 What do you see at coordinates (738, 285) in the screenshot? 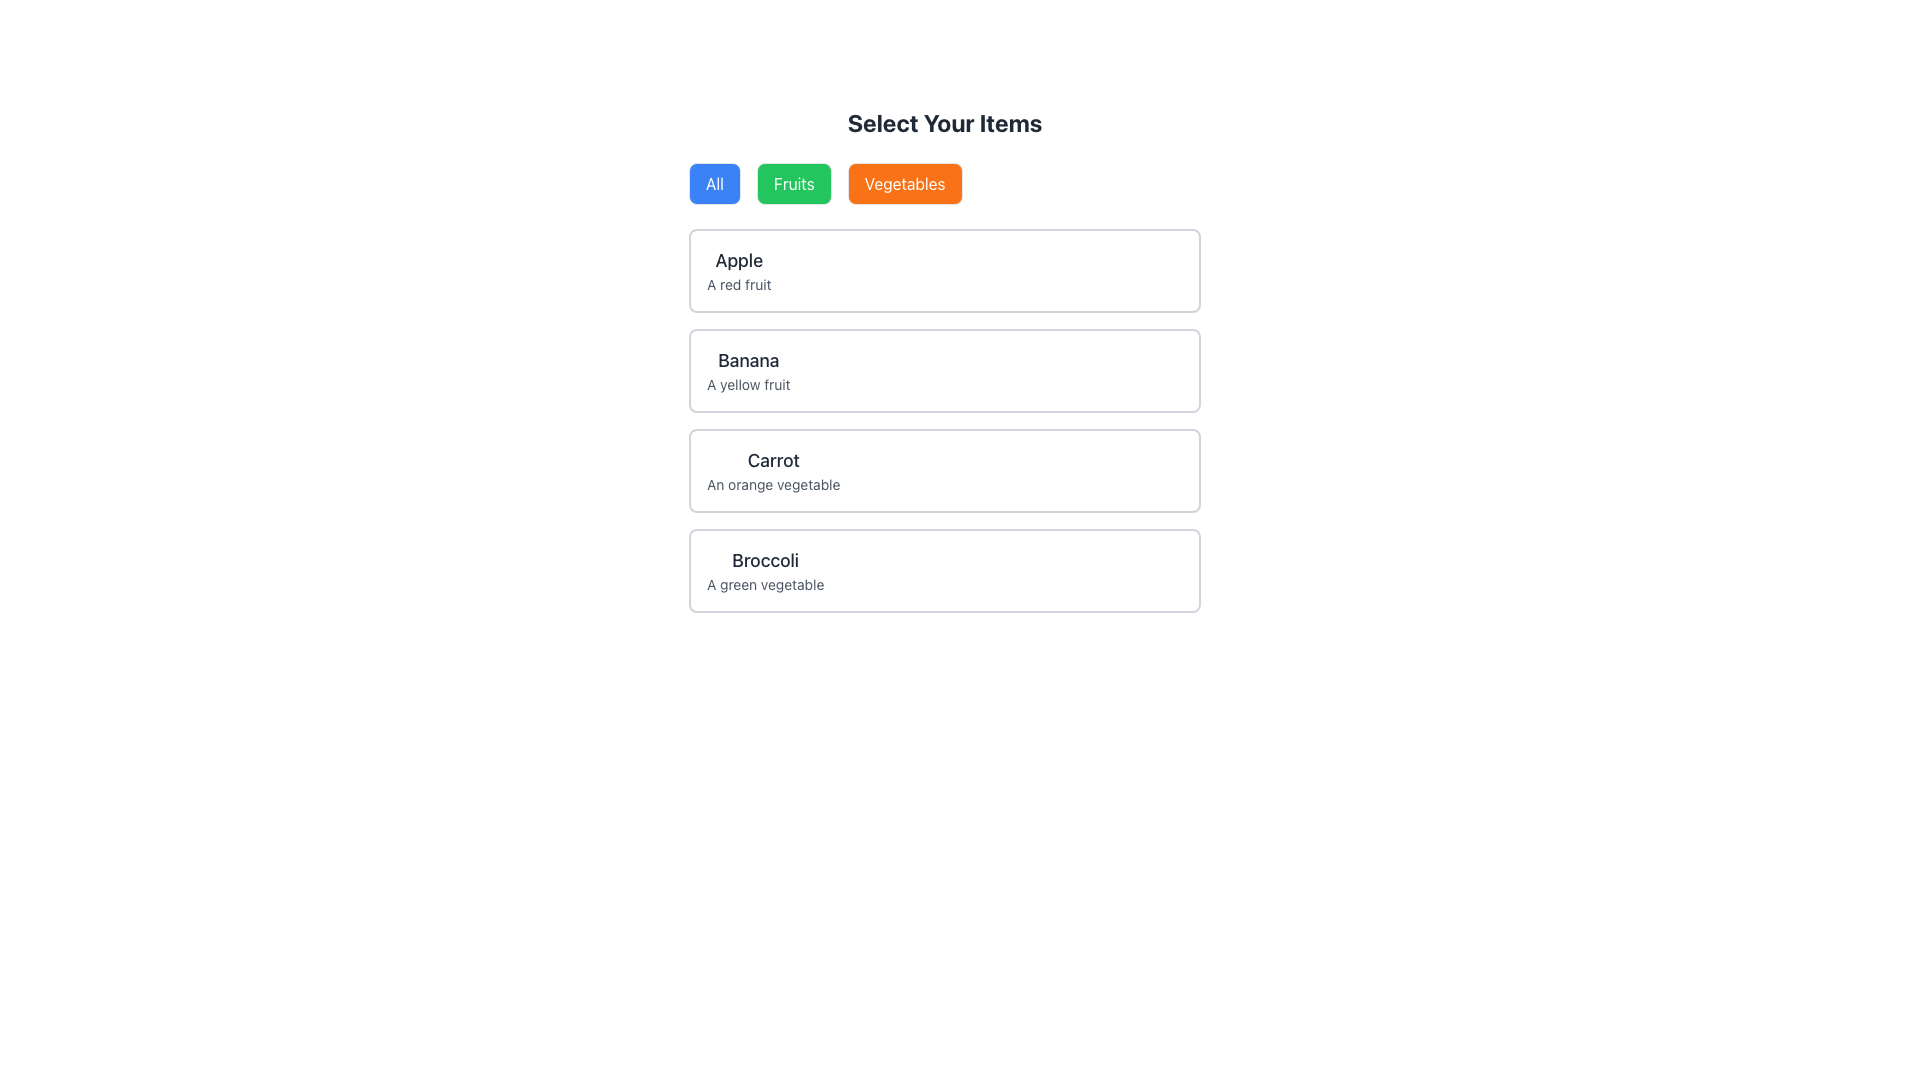
I see `the text label that reads 'A red fruit', which is styled in a smaller font with a lighter gray color and located directly beneath the larger, bold text 'Apple'` at bounding box center [738, 285].